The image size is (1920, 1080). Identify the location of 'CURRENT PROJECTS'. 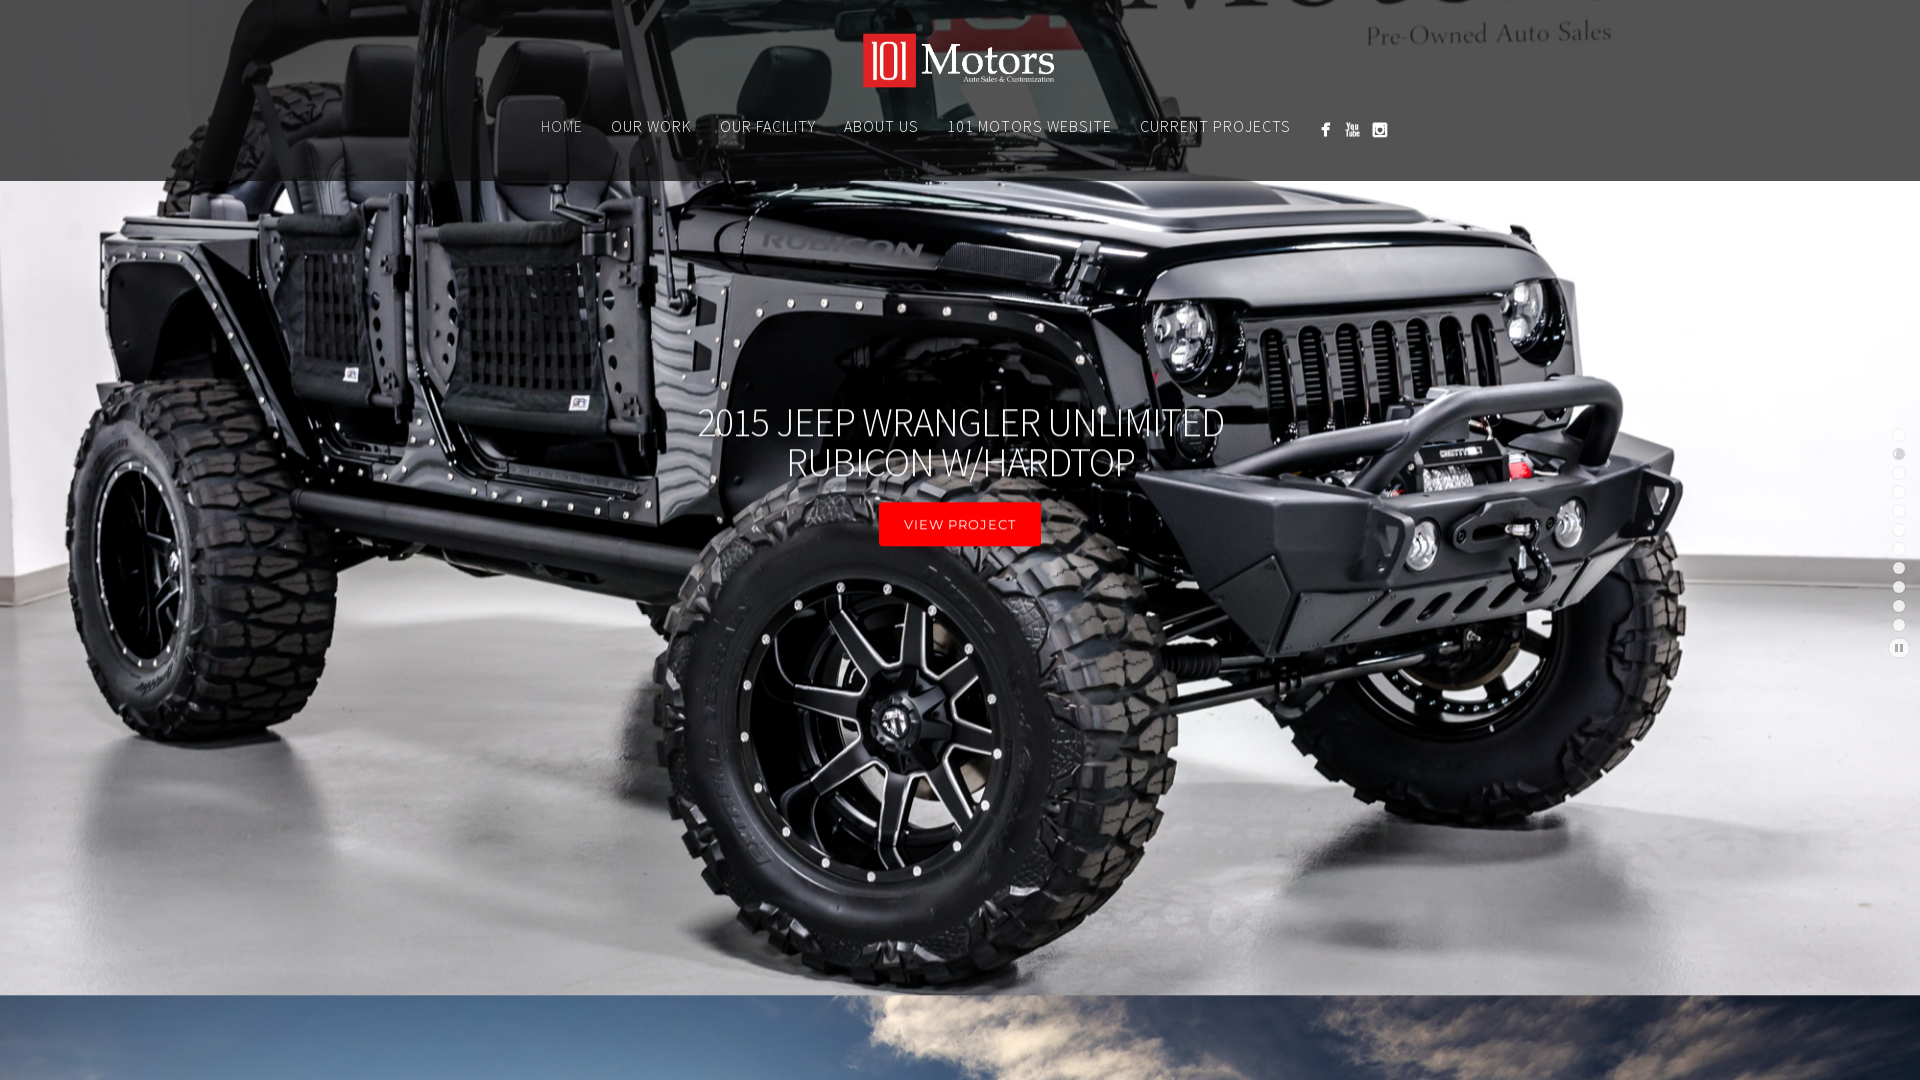
(1214, 126).